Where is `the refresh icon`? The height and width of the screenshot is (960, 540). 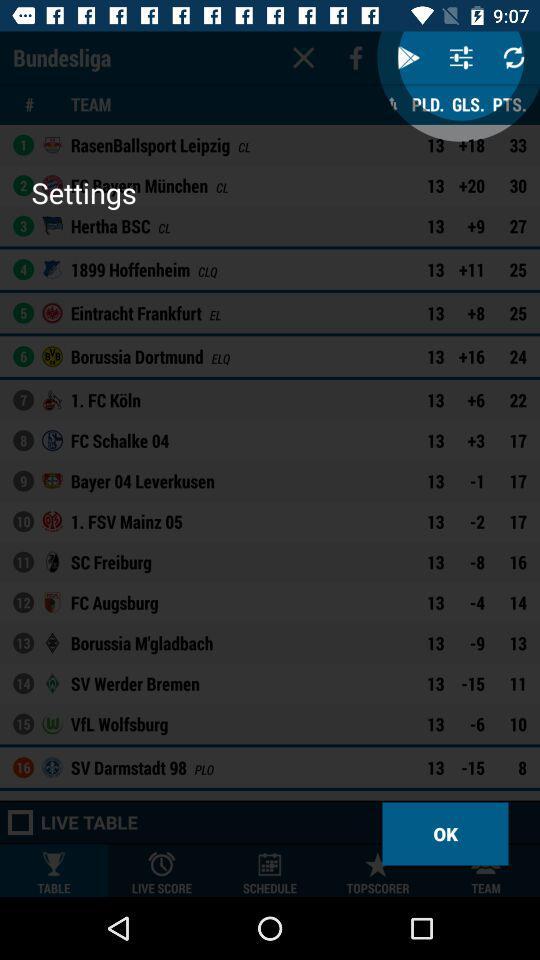 the refresh icon is located at coordinates (513, 56).